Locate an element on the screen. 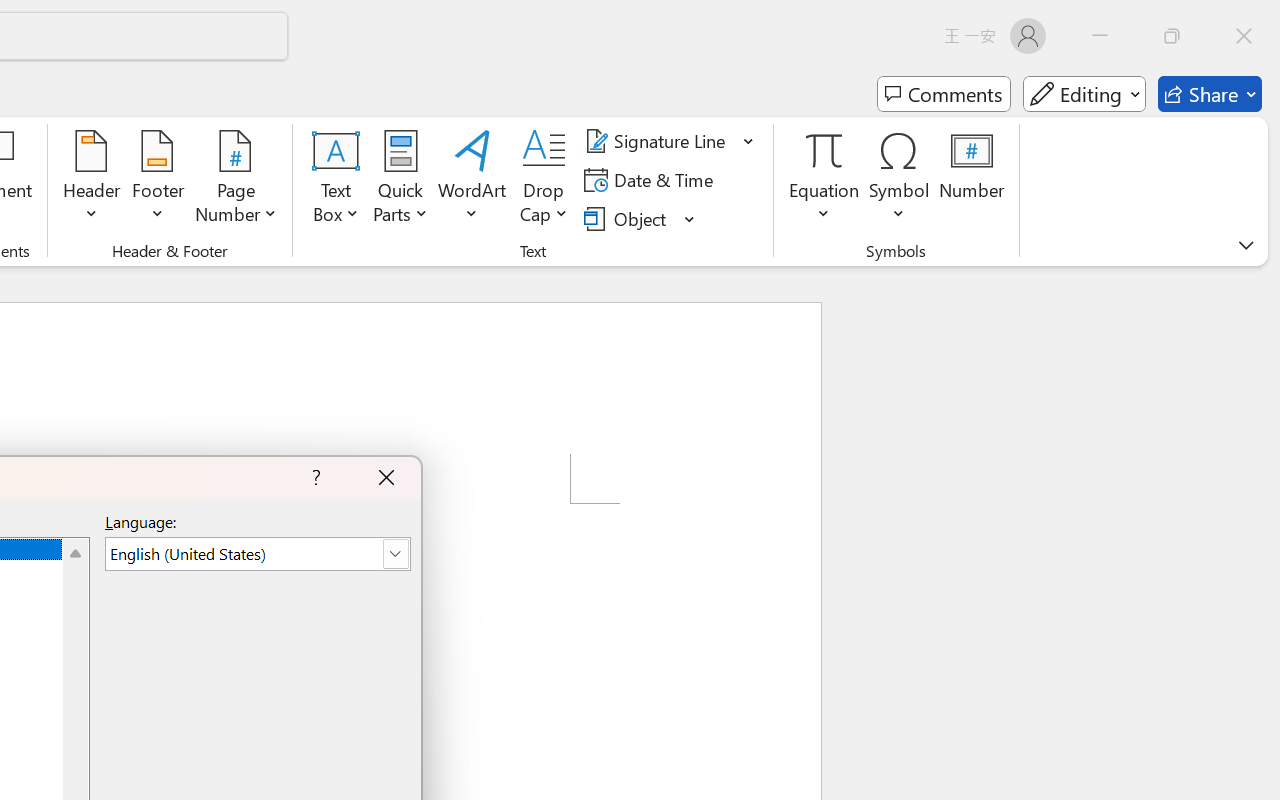 The image size is (1280, 800). 'Text Box' is located at coordinates (336, 179).